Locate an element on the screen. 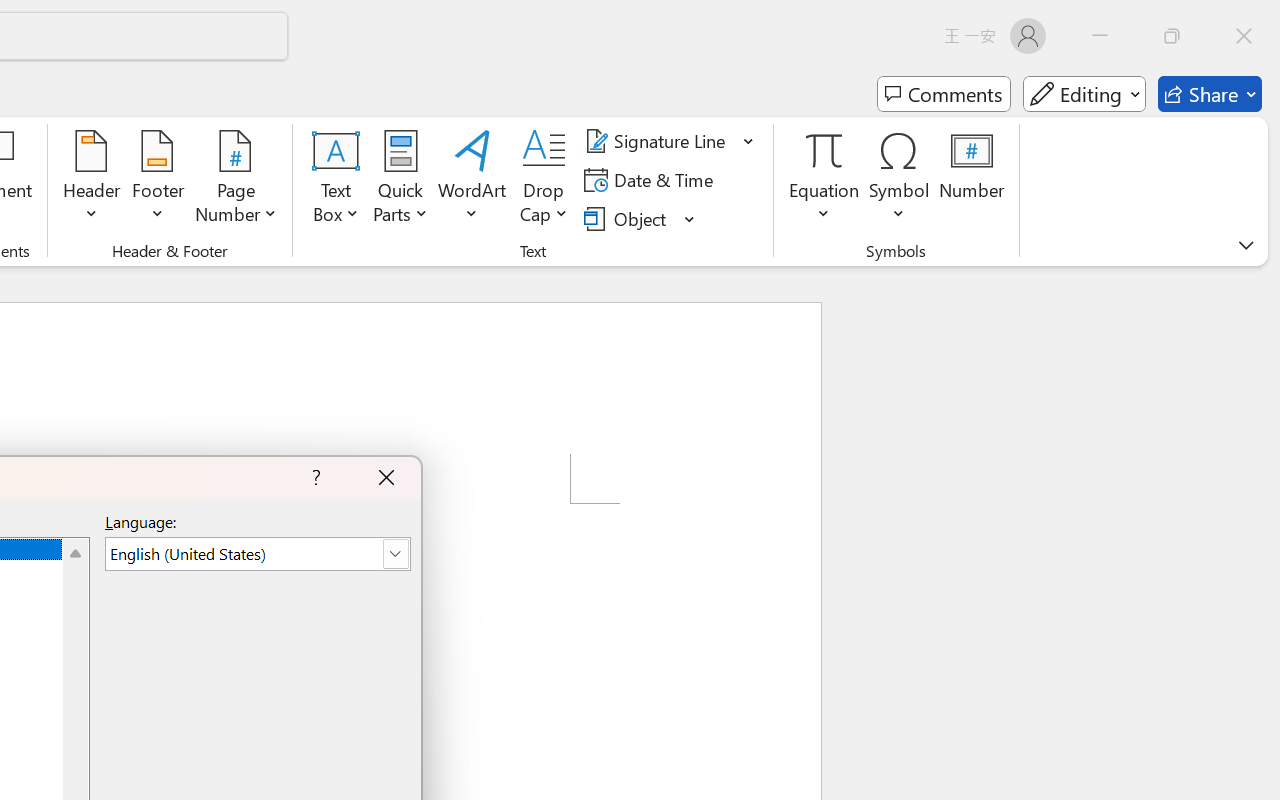 The image size is (1280, 800). 'Text Box' is located at coordinates (336, 179).